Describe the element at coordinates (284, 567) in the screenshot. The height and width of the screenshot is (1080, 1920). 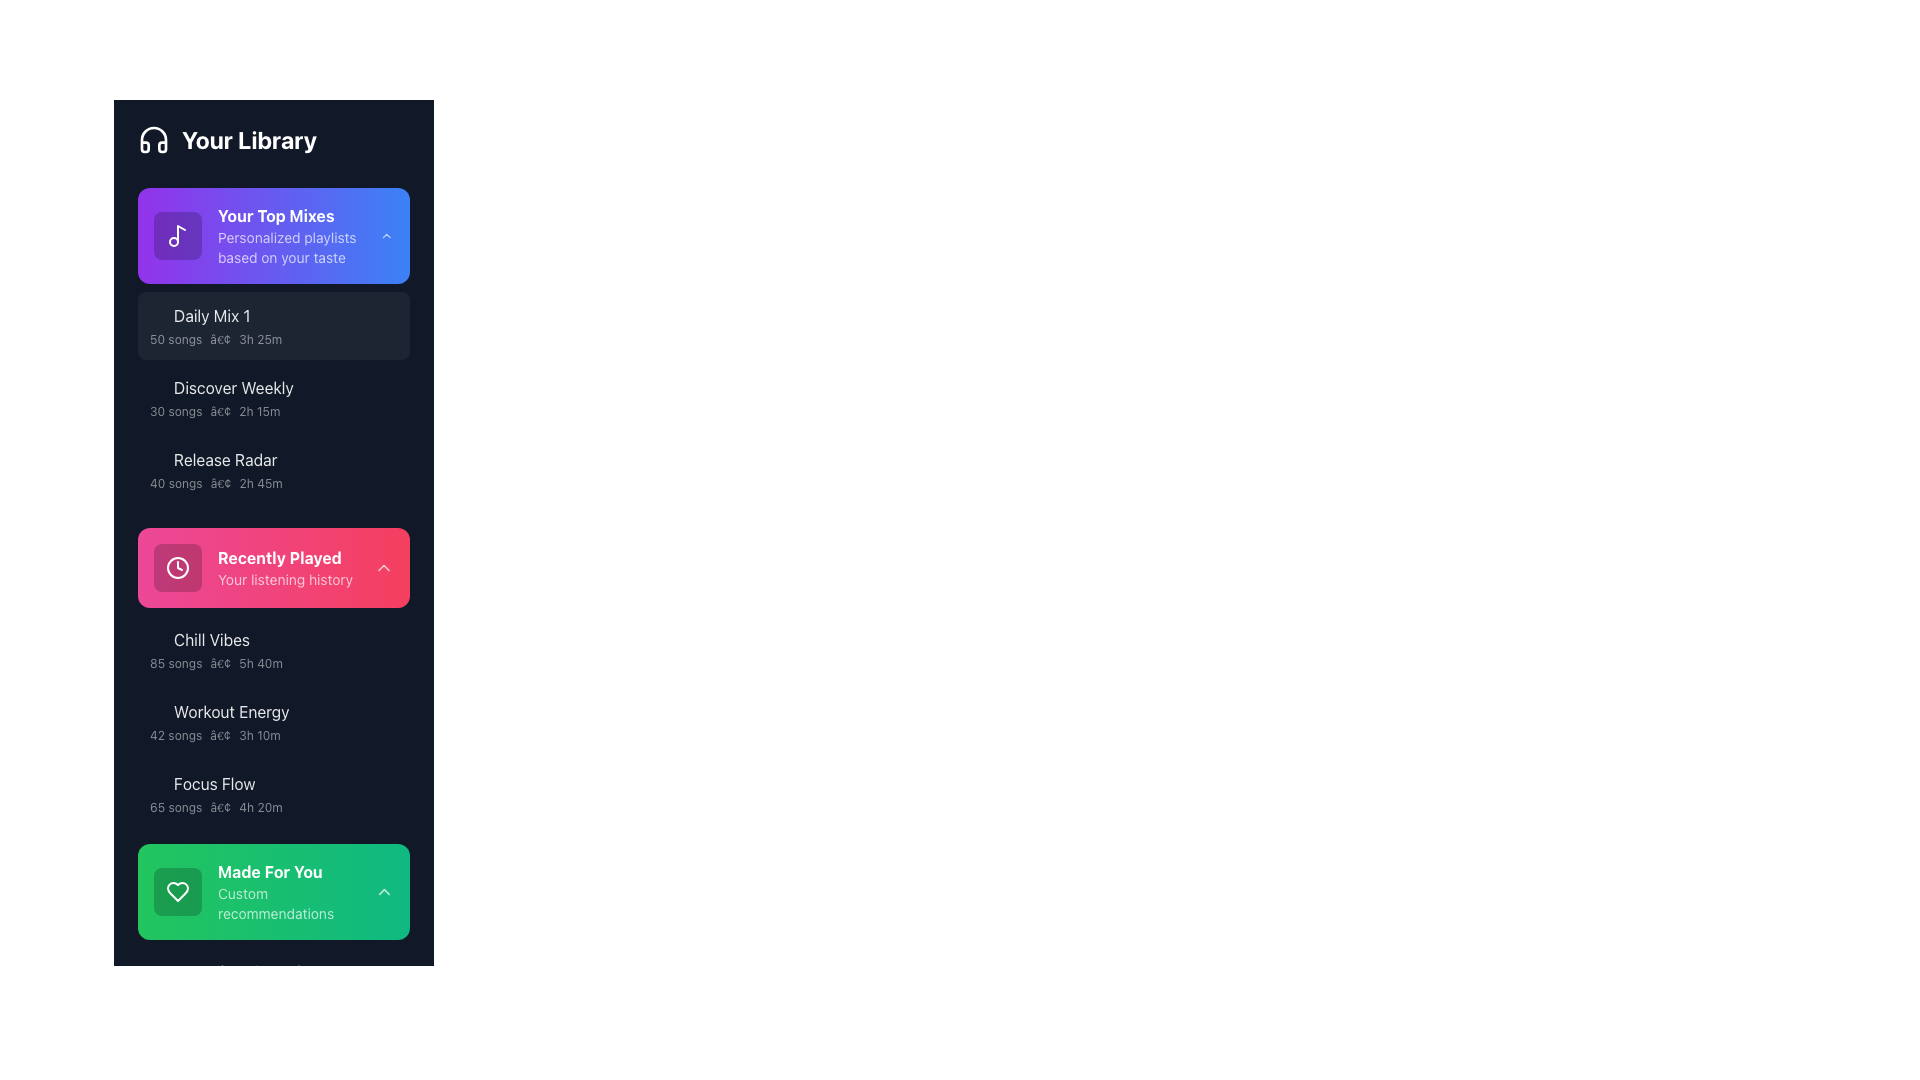
I see `the text block that provides information on the user's recently played music tracks, located below the 'Release Radar' section and above 'Chill Vibes'` at that location.